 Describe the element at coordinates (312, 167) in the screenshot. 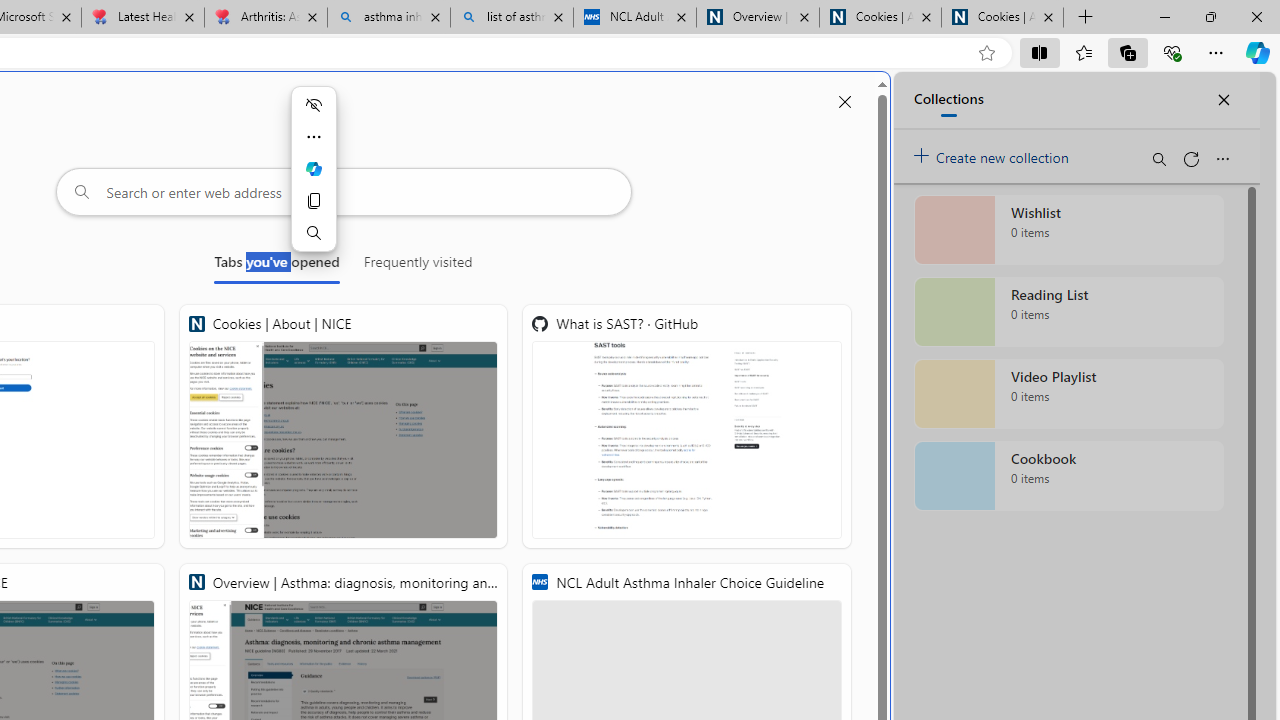

I see `'Ask Copilot'` at that location.